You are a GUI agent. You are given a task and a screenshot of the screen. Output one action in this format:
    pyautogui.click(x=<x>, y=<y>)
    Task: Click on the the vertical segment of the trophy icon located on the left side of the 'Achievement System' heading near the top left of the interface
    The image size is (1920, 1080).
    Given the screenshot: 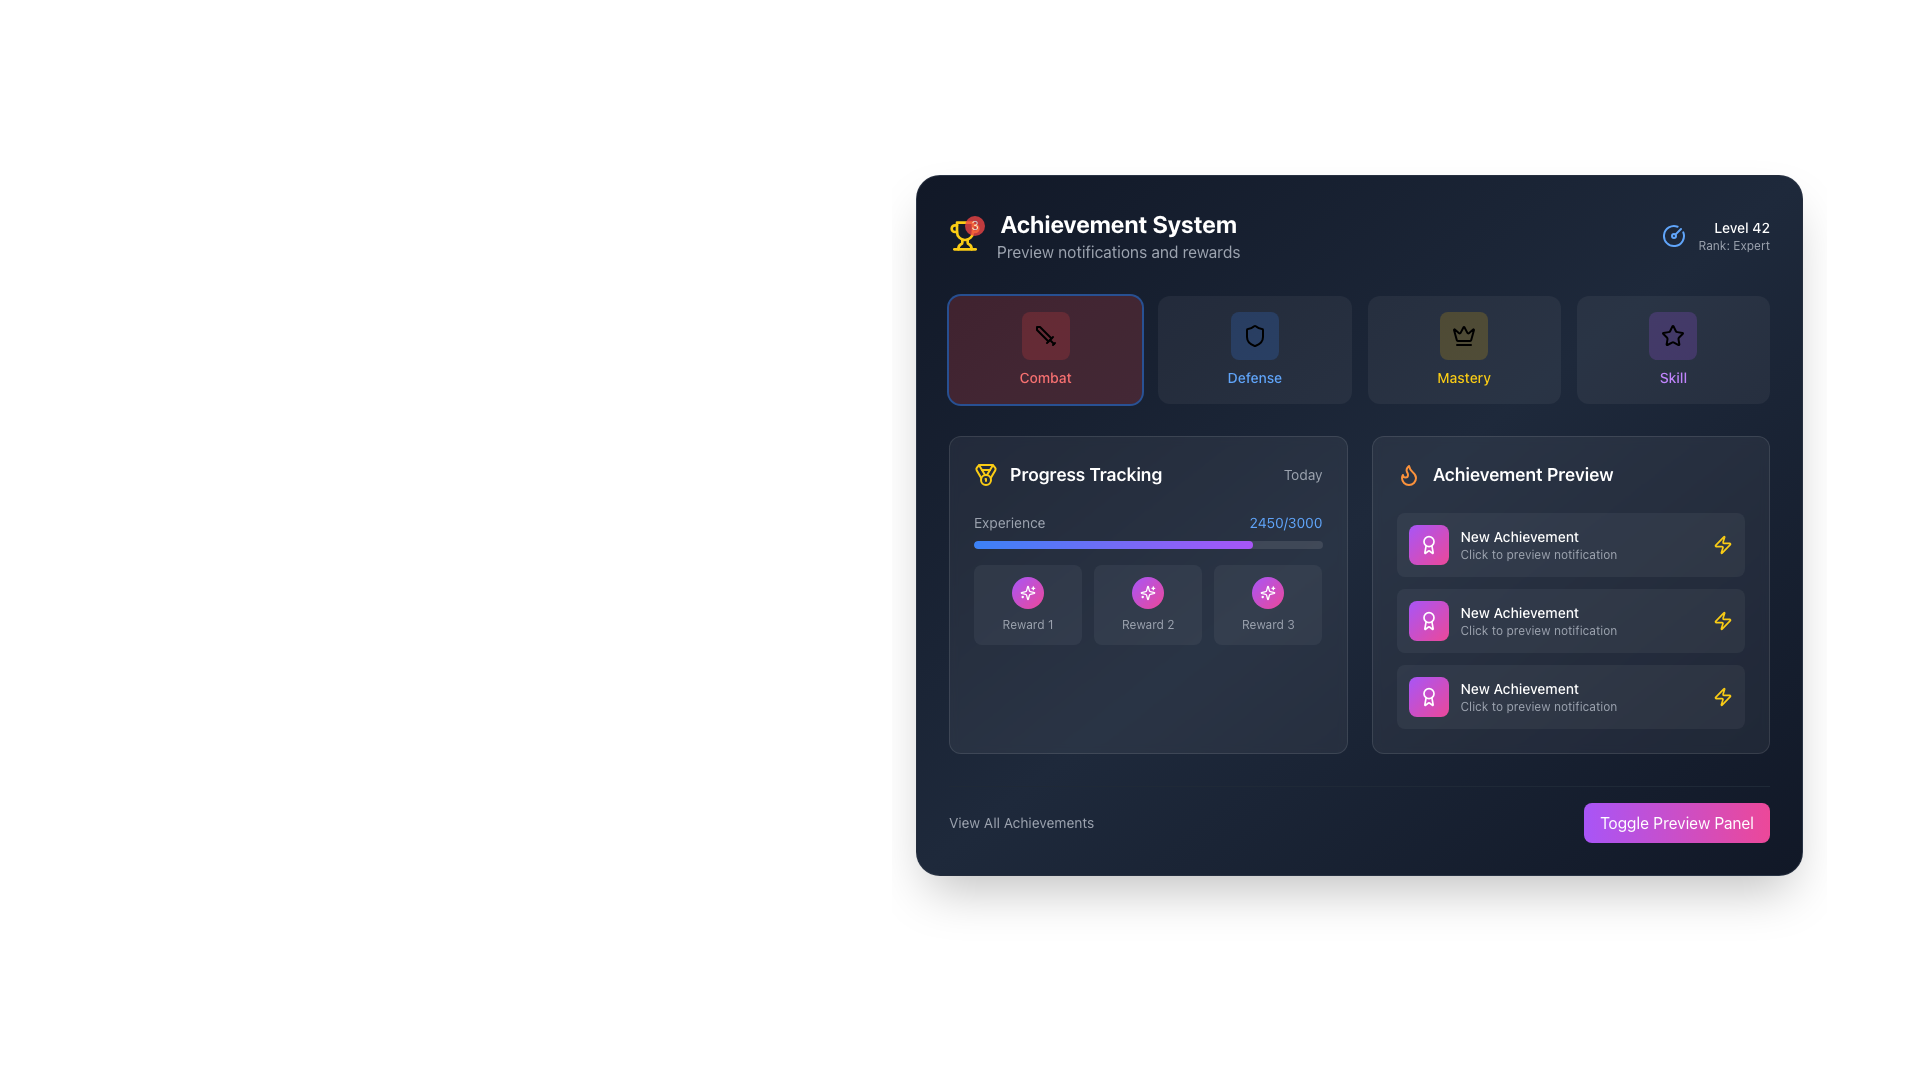 What is the action you would take?
    pyautogui.click(x=960, y=243)
    